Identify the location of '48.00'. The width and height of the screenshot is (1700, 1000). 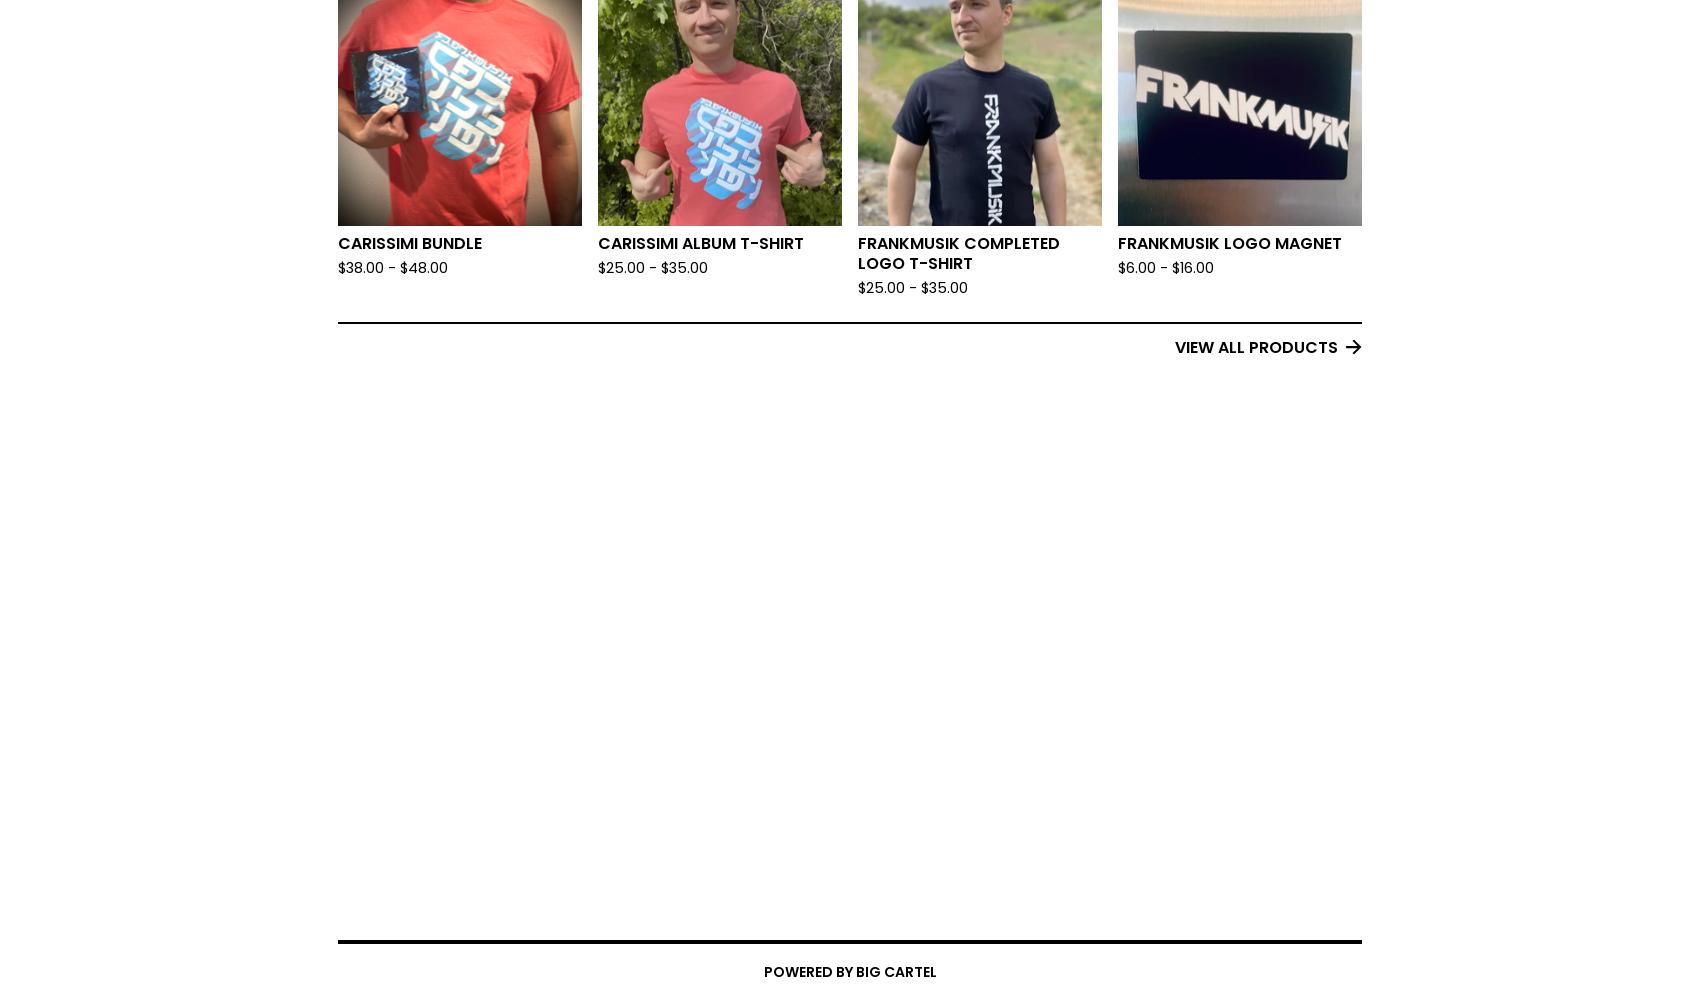
(428, 268).